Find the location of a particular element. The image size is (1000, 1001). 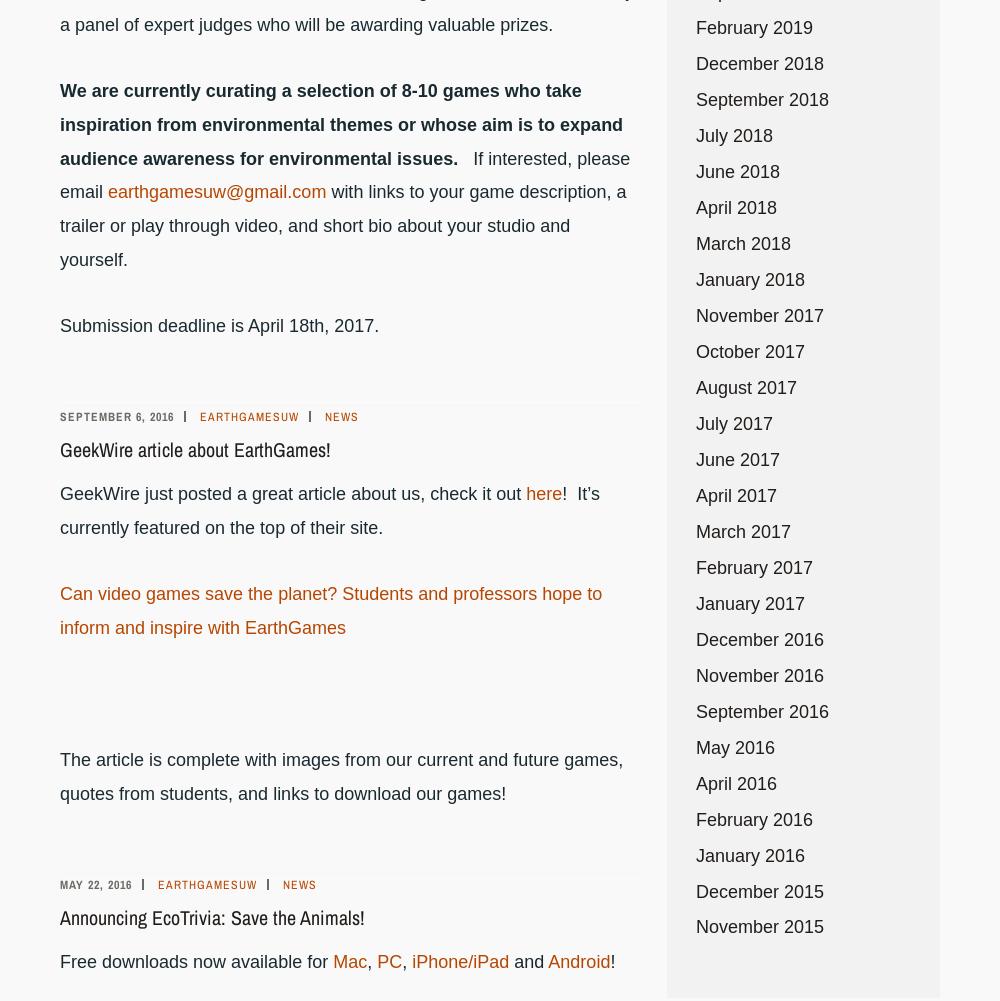

'Can video games save the planet? Students and professors hope to inform and inspire with EarthGames' is located at coordinates (330, 610).